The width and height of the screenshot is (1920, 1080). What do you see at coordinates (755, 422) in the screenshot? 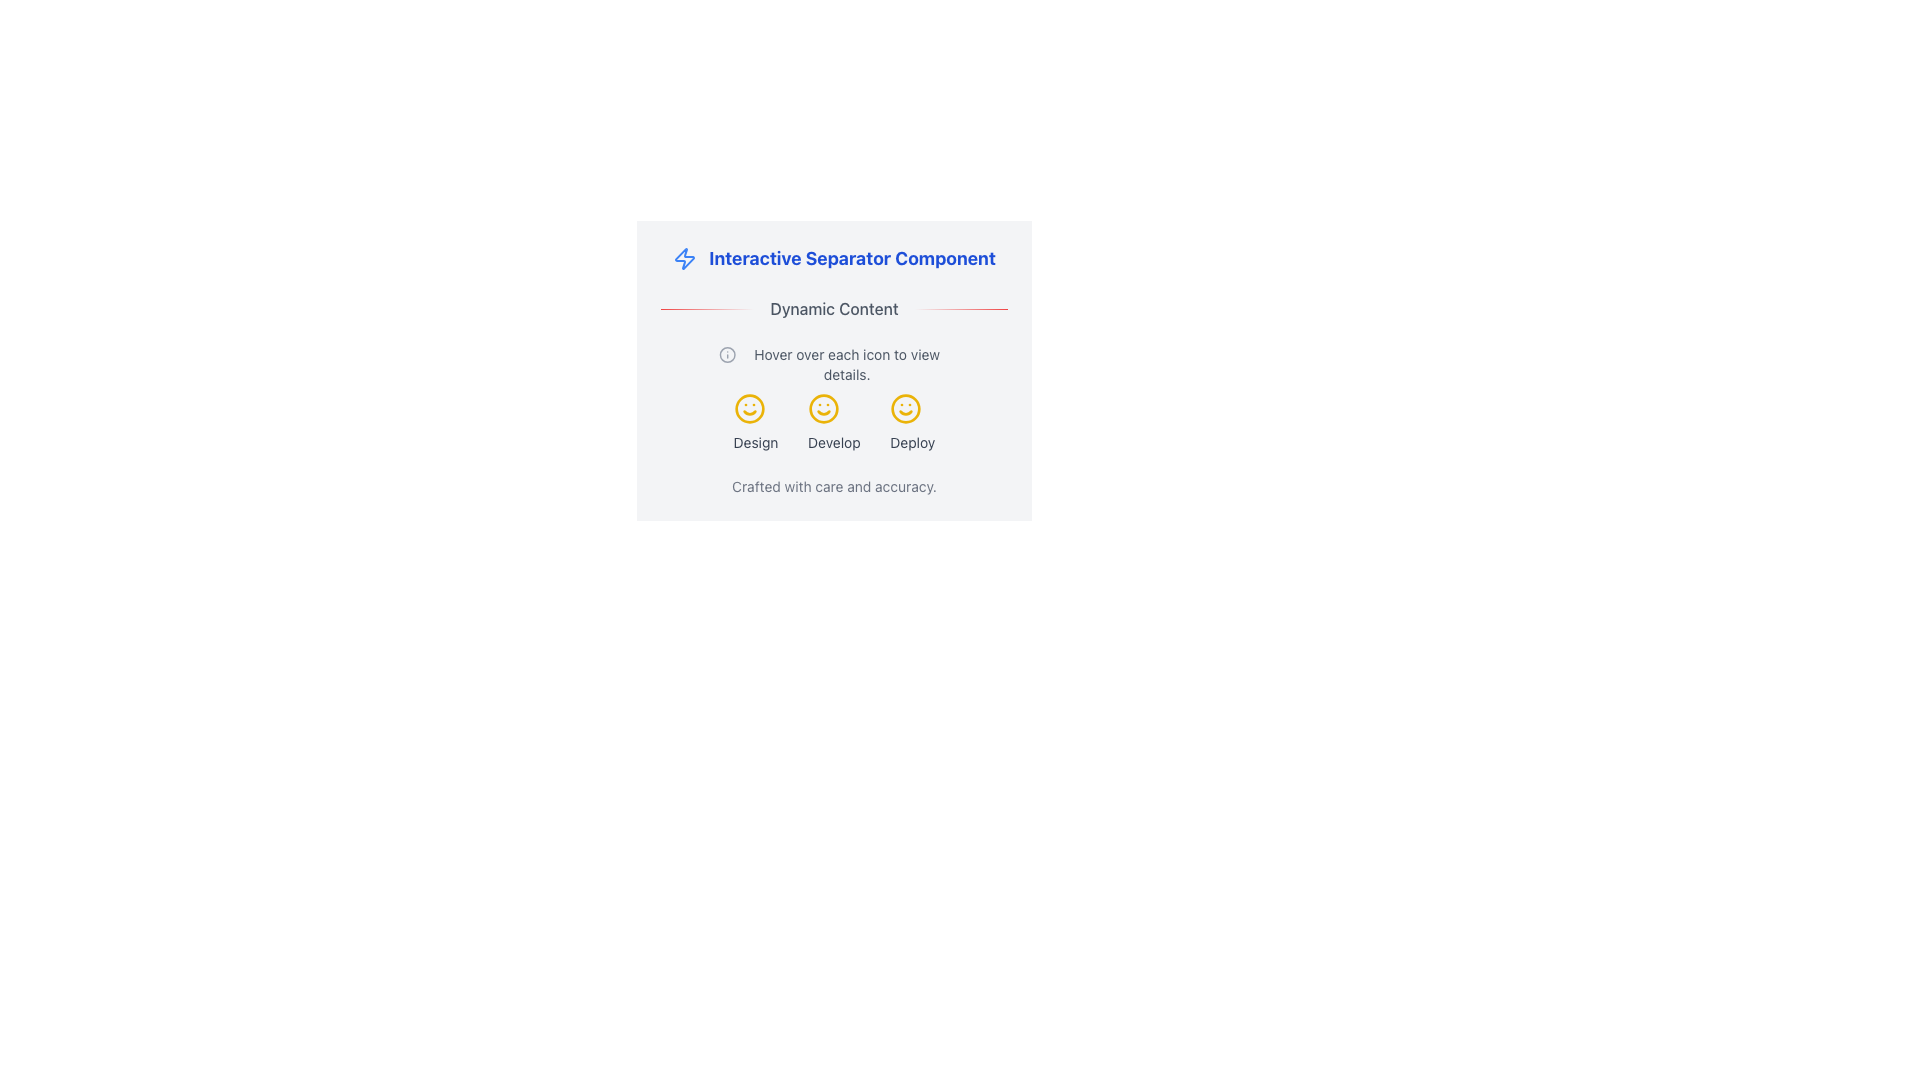
I see `the smiling face icon labeled 'Design'` at bounding box center [755, 422].